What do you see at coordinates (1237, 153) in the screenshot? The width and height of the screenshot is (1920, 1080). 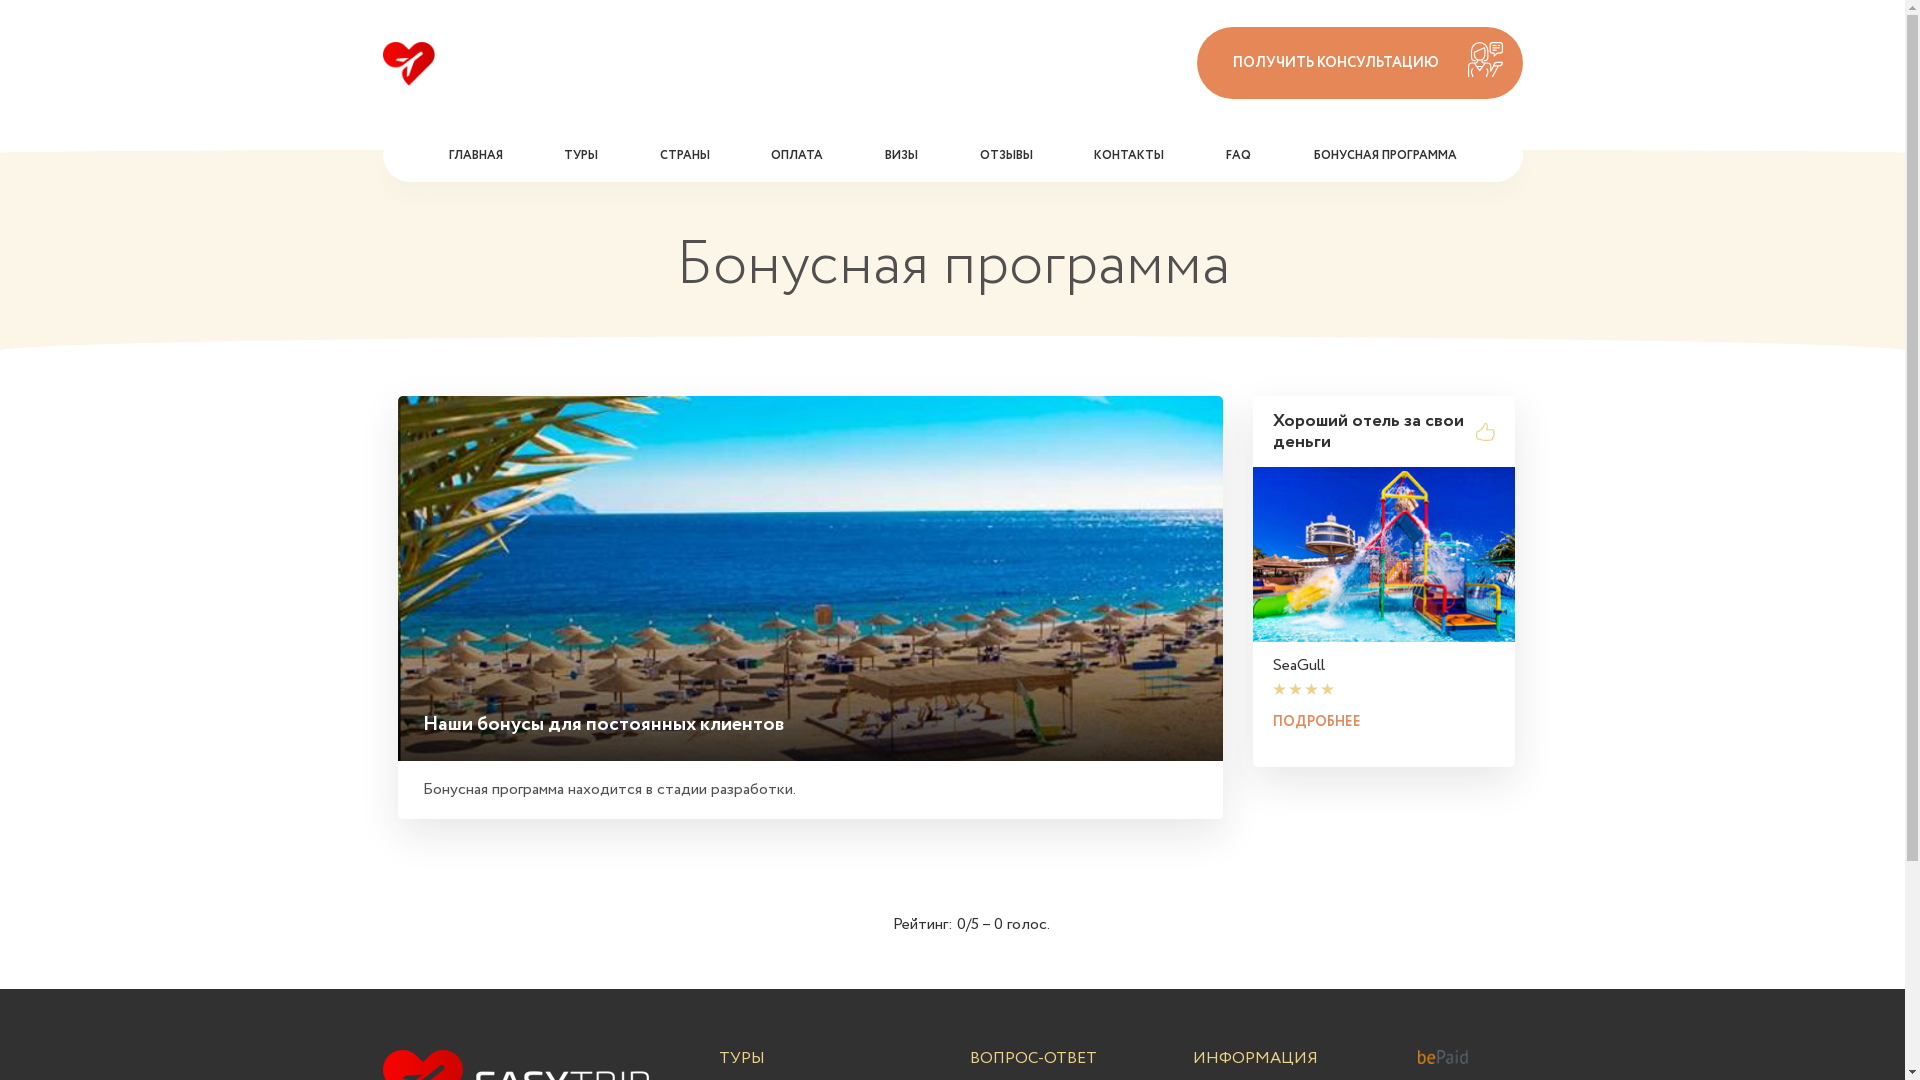 I see `'FAQ'` at bounding box center [1237, 153].